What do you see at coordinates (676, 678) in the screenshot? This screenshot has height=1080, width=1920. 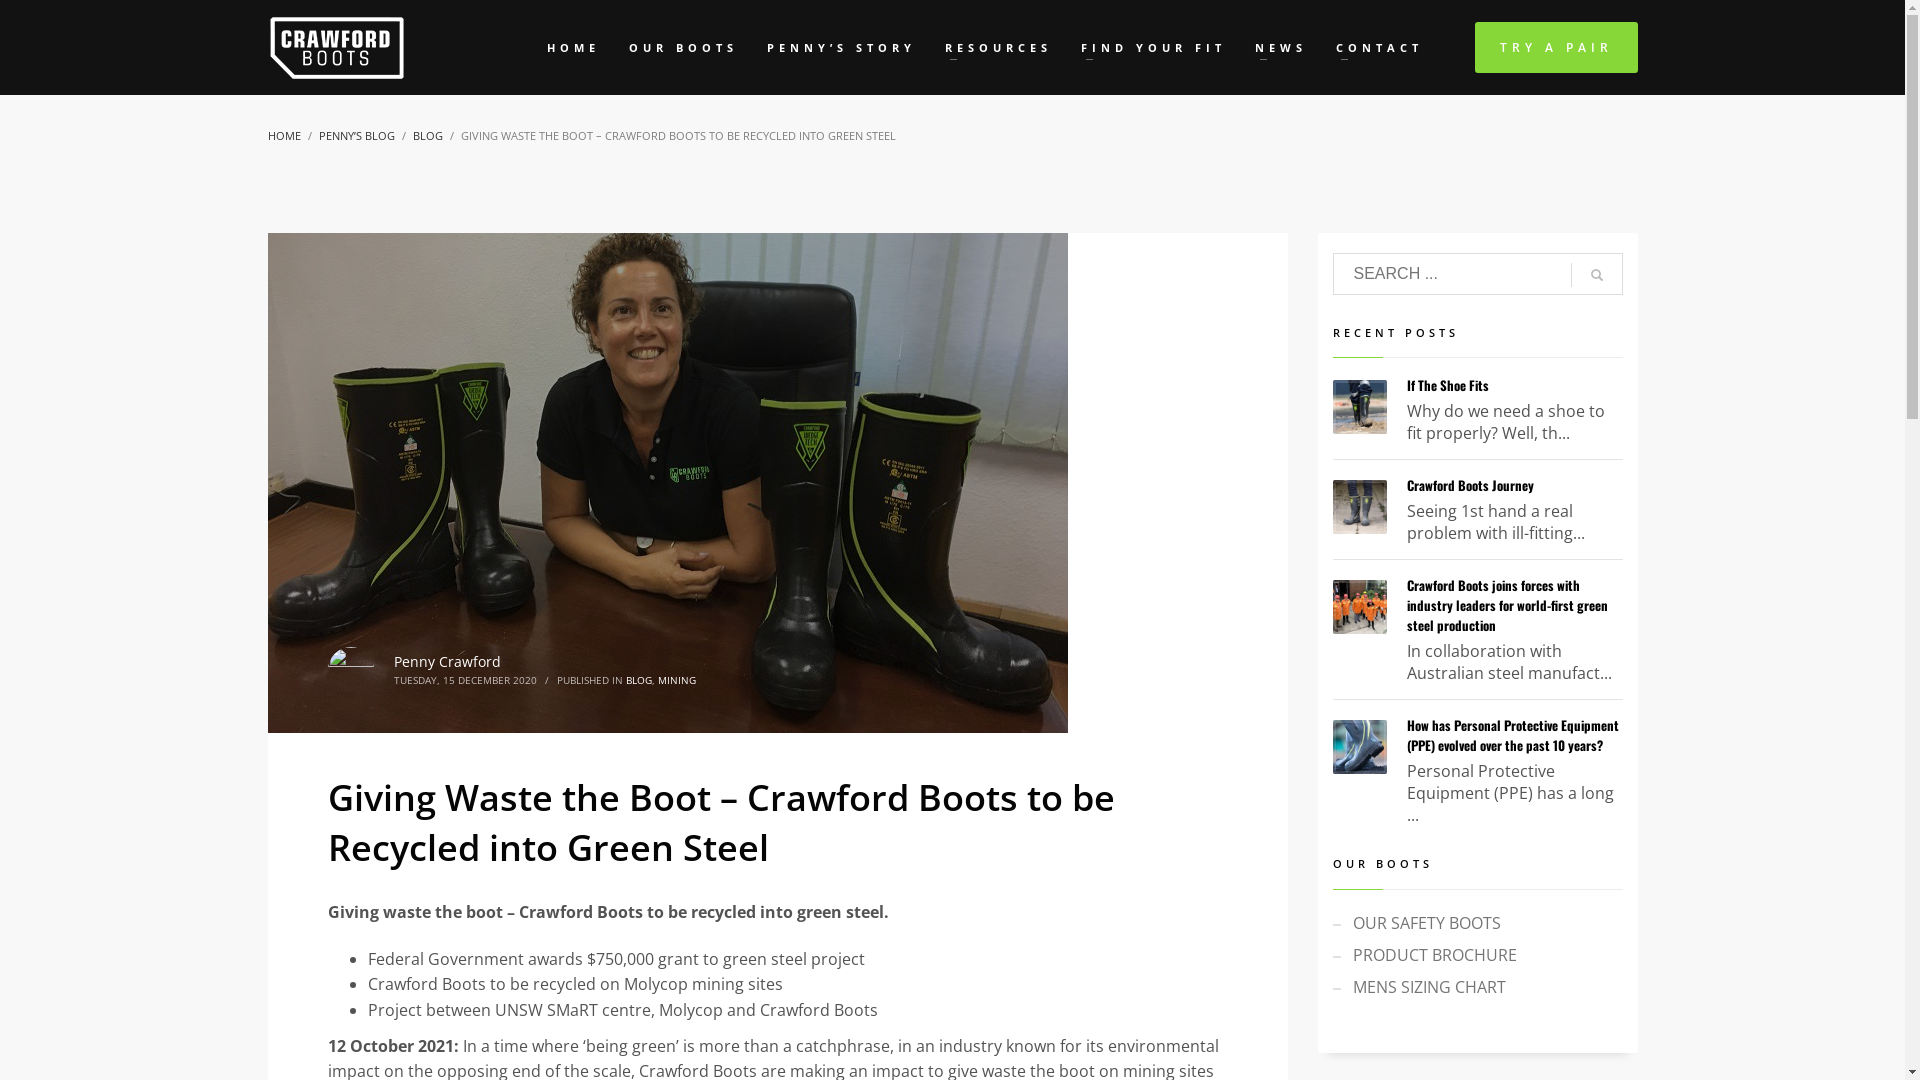 I see `'MINING'` at bounding box center [676, 678].